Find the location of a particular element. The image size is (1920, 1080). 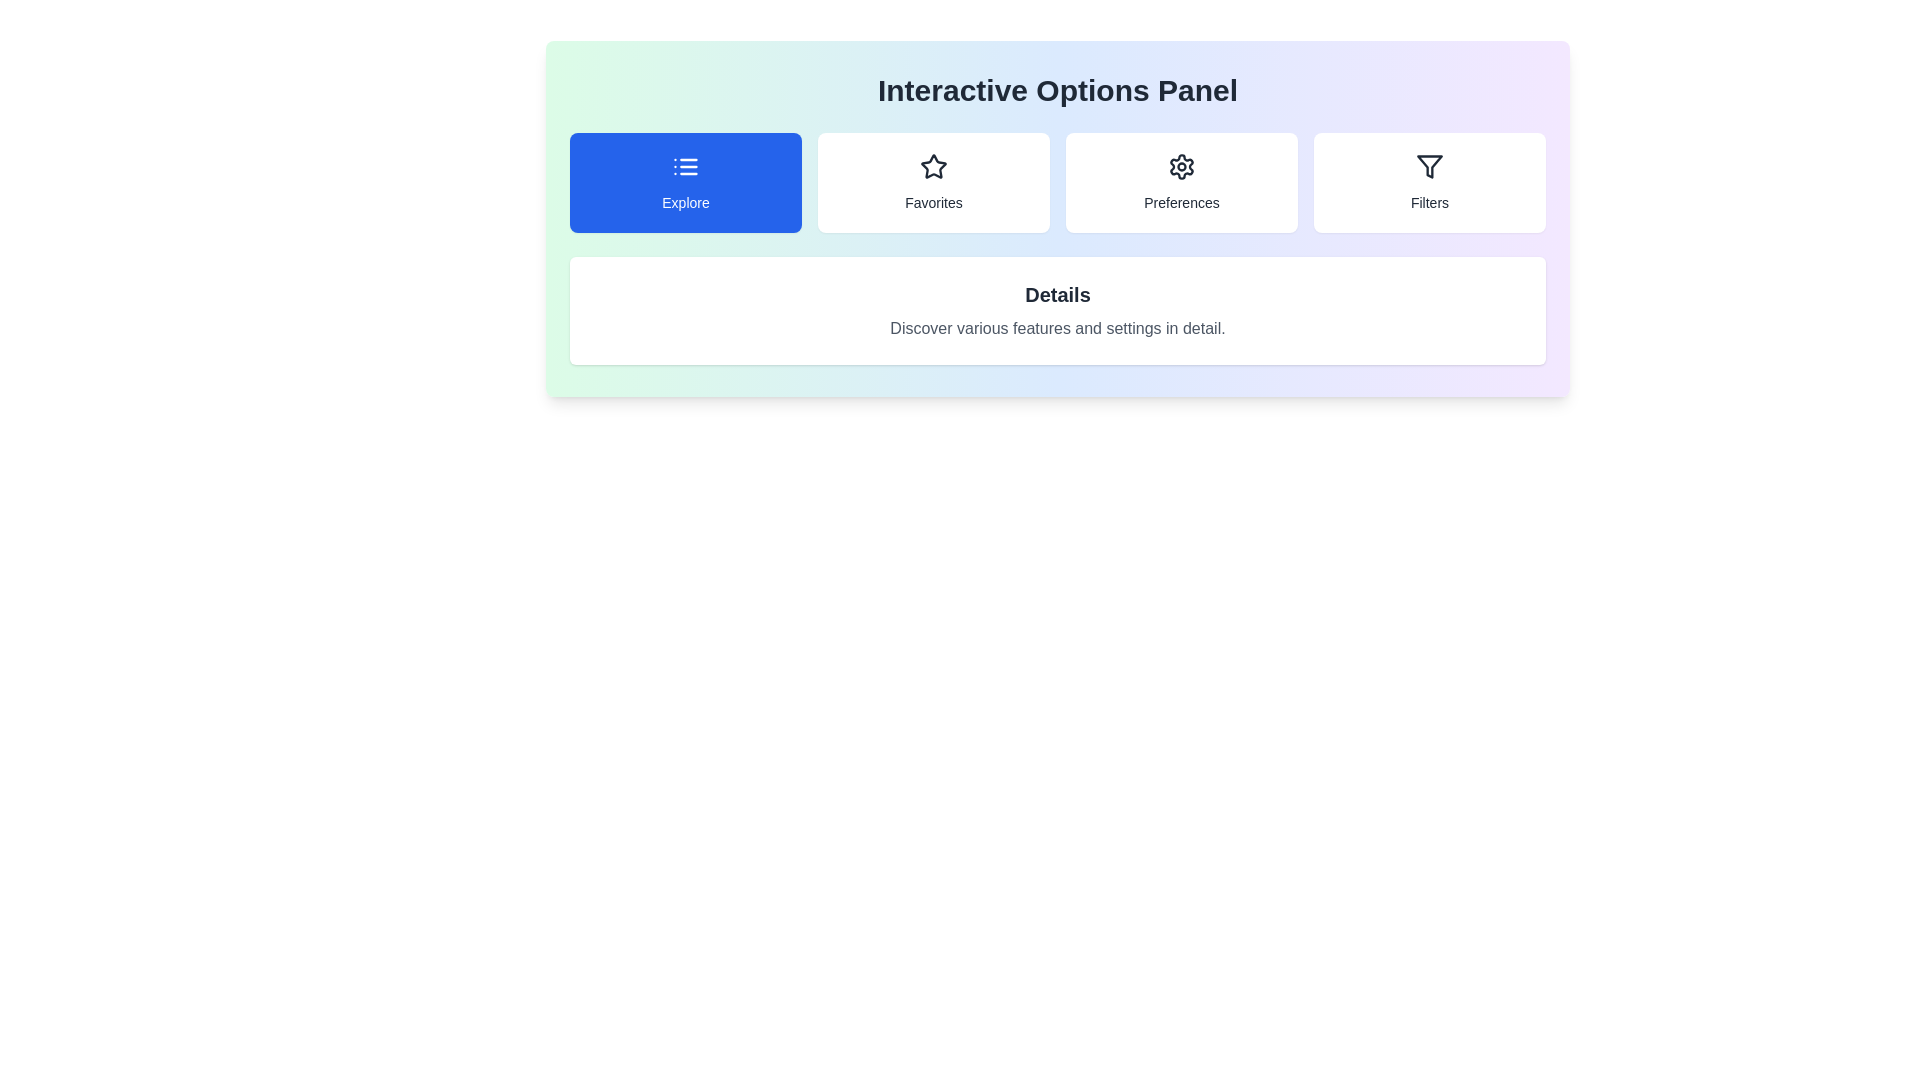

the third SVG icon in the top-center region of the interface, which is positioned between the star icon and the funnel icon is located at coordinates (1181, 165).